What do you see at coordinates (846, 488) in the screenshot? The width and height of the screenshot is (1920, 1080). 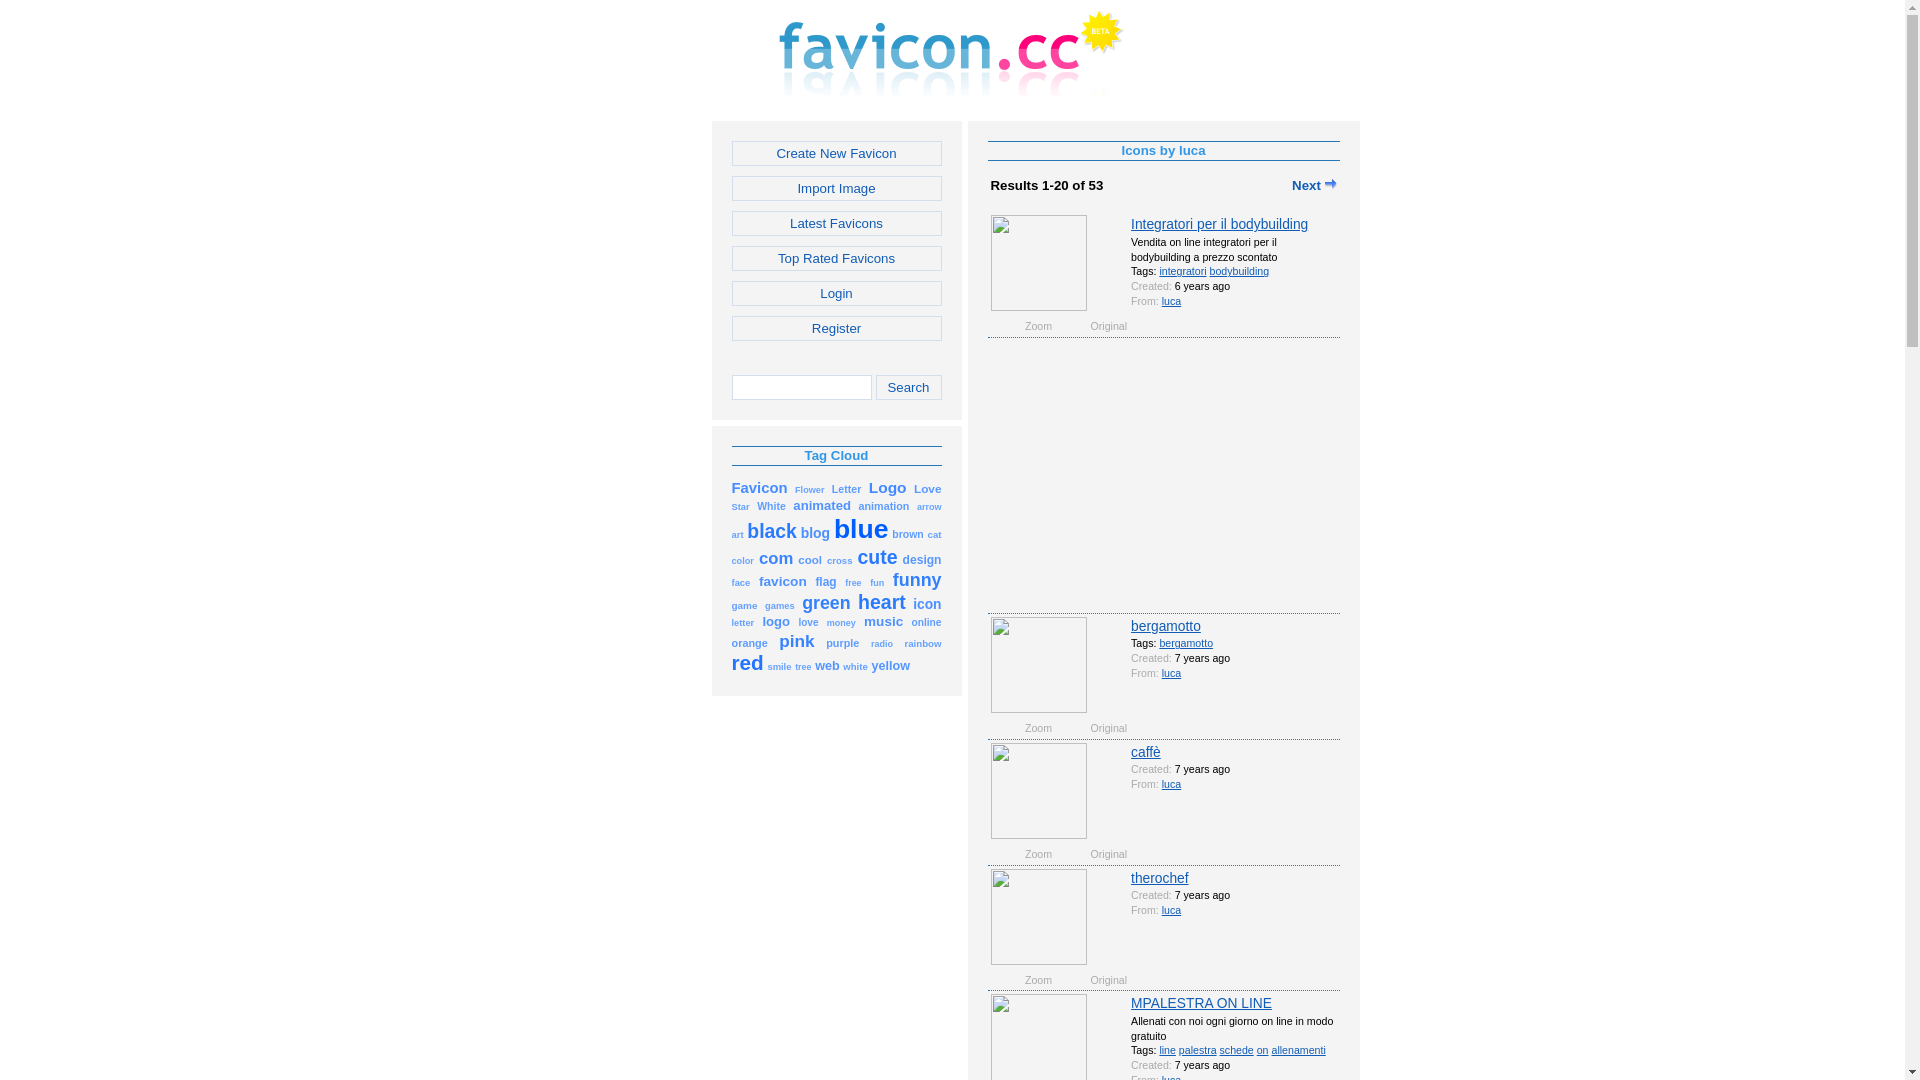 I see `'Letter'` at bounding box center [846, 488].